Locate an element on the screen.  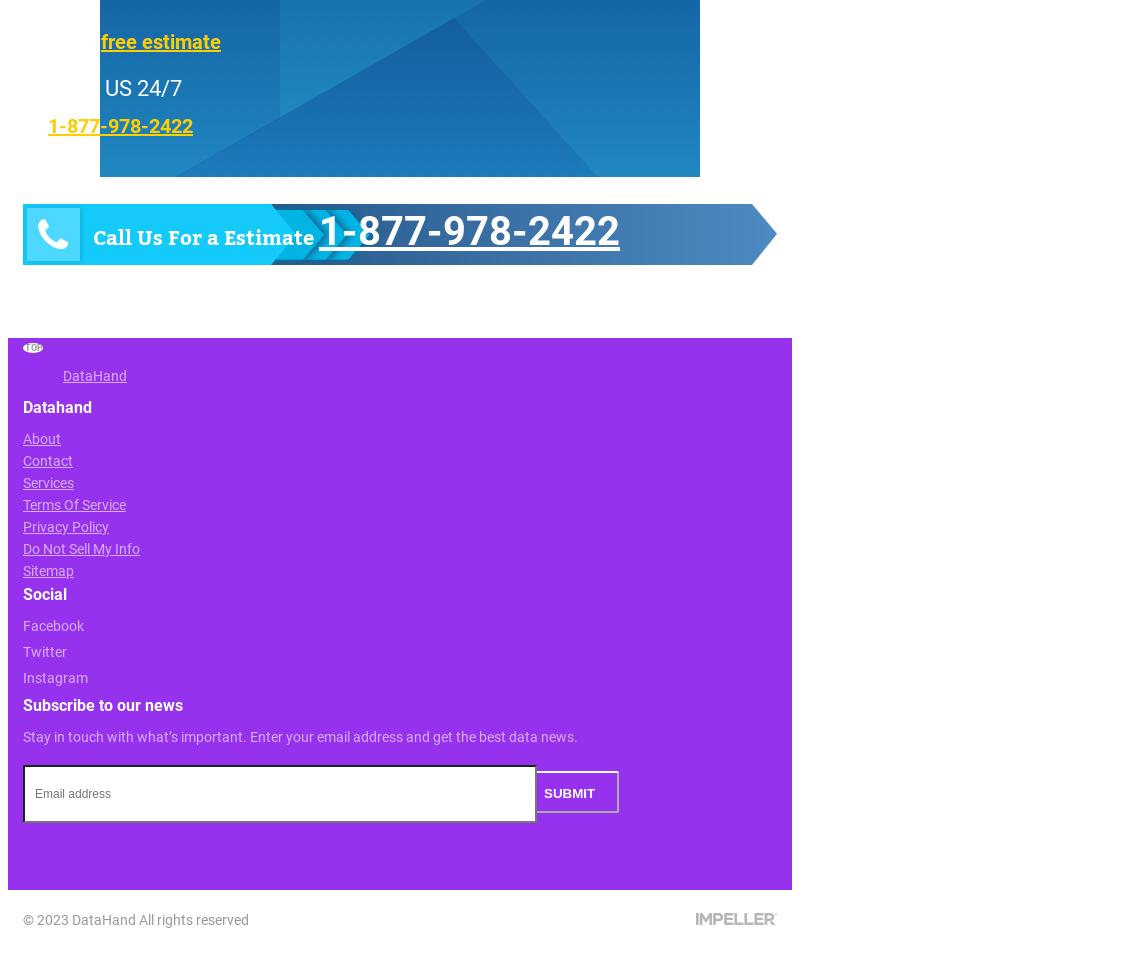
'Get a' is located at coordinates (74, 39).